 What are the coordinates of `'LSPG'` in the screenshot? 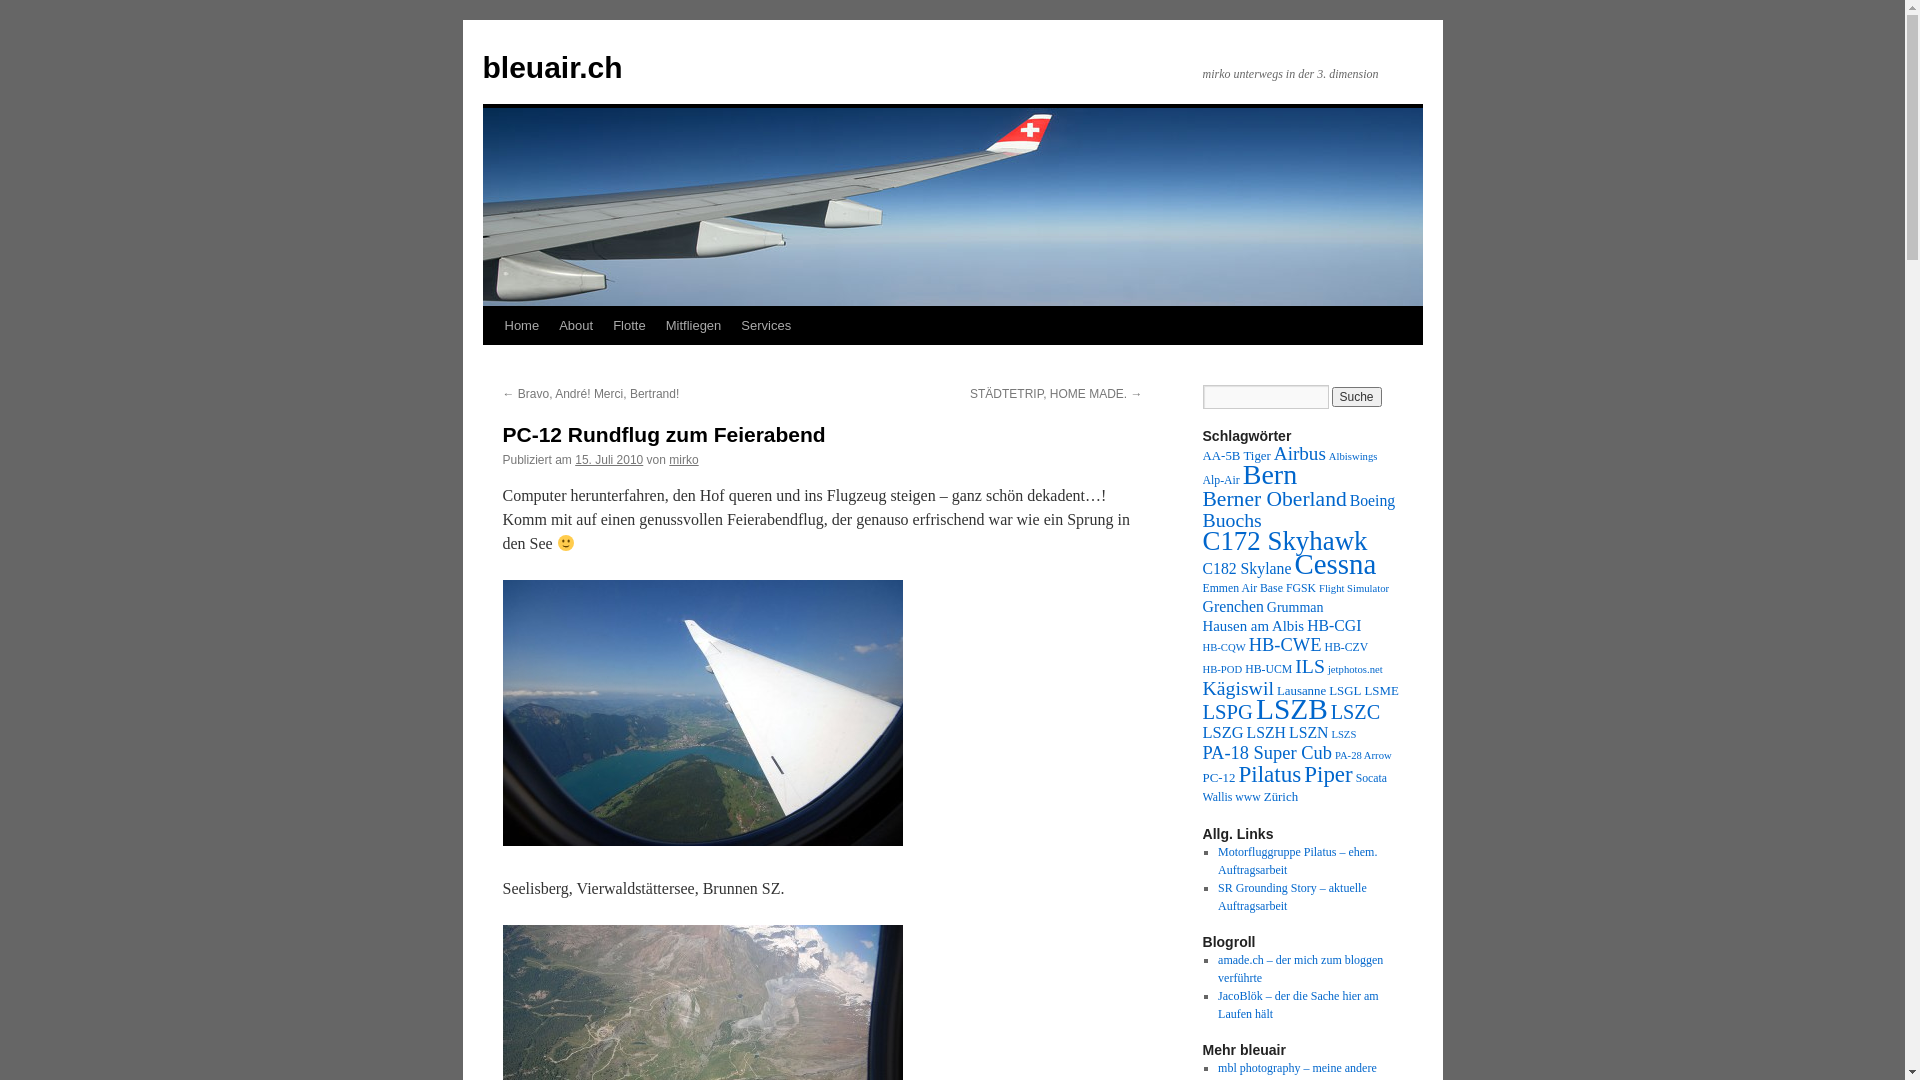 It's located at (1226, 711).